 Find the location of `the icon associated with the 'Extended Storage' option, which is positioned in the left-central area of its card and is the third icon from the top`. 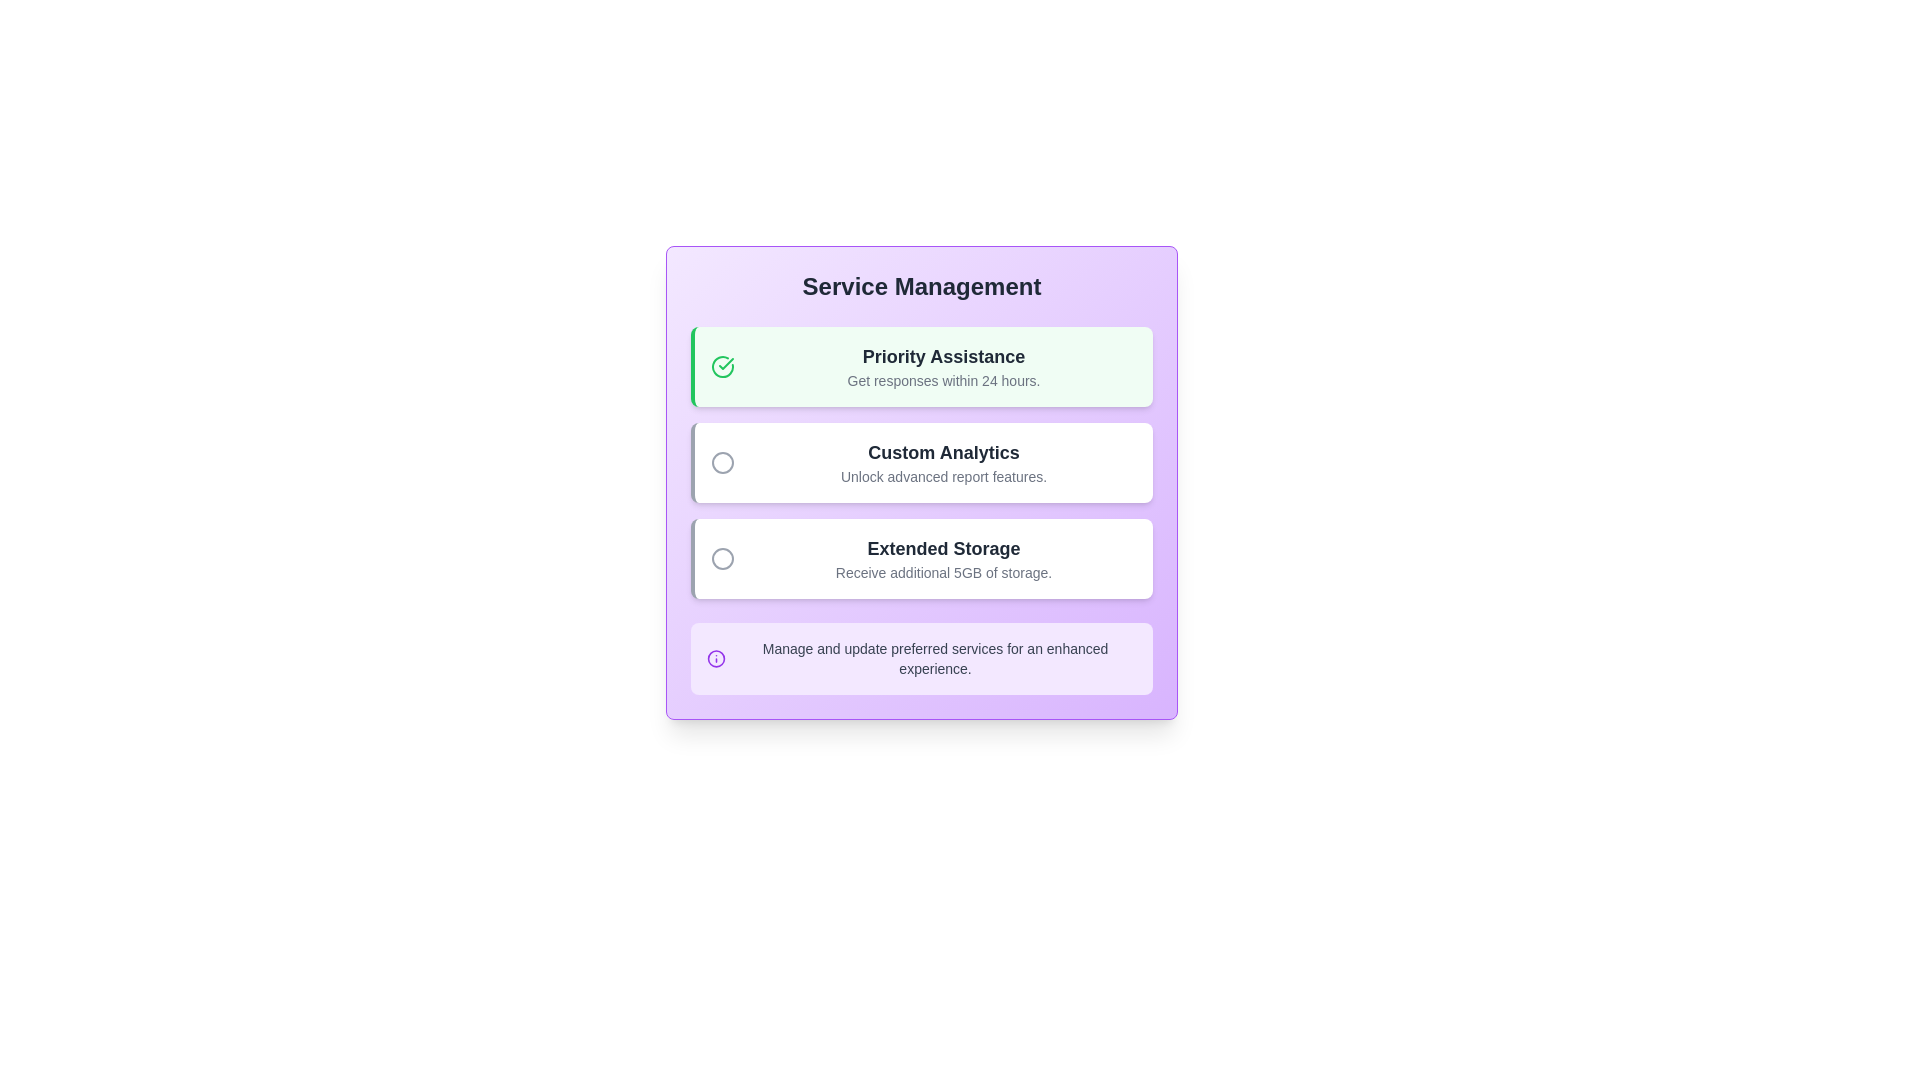

the icon associated with the 'Extended Storage' option, which is positioned in the left-central area of its card and is the third icon from the top is located at coordinates (722, 559).